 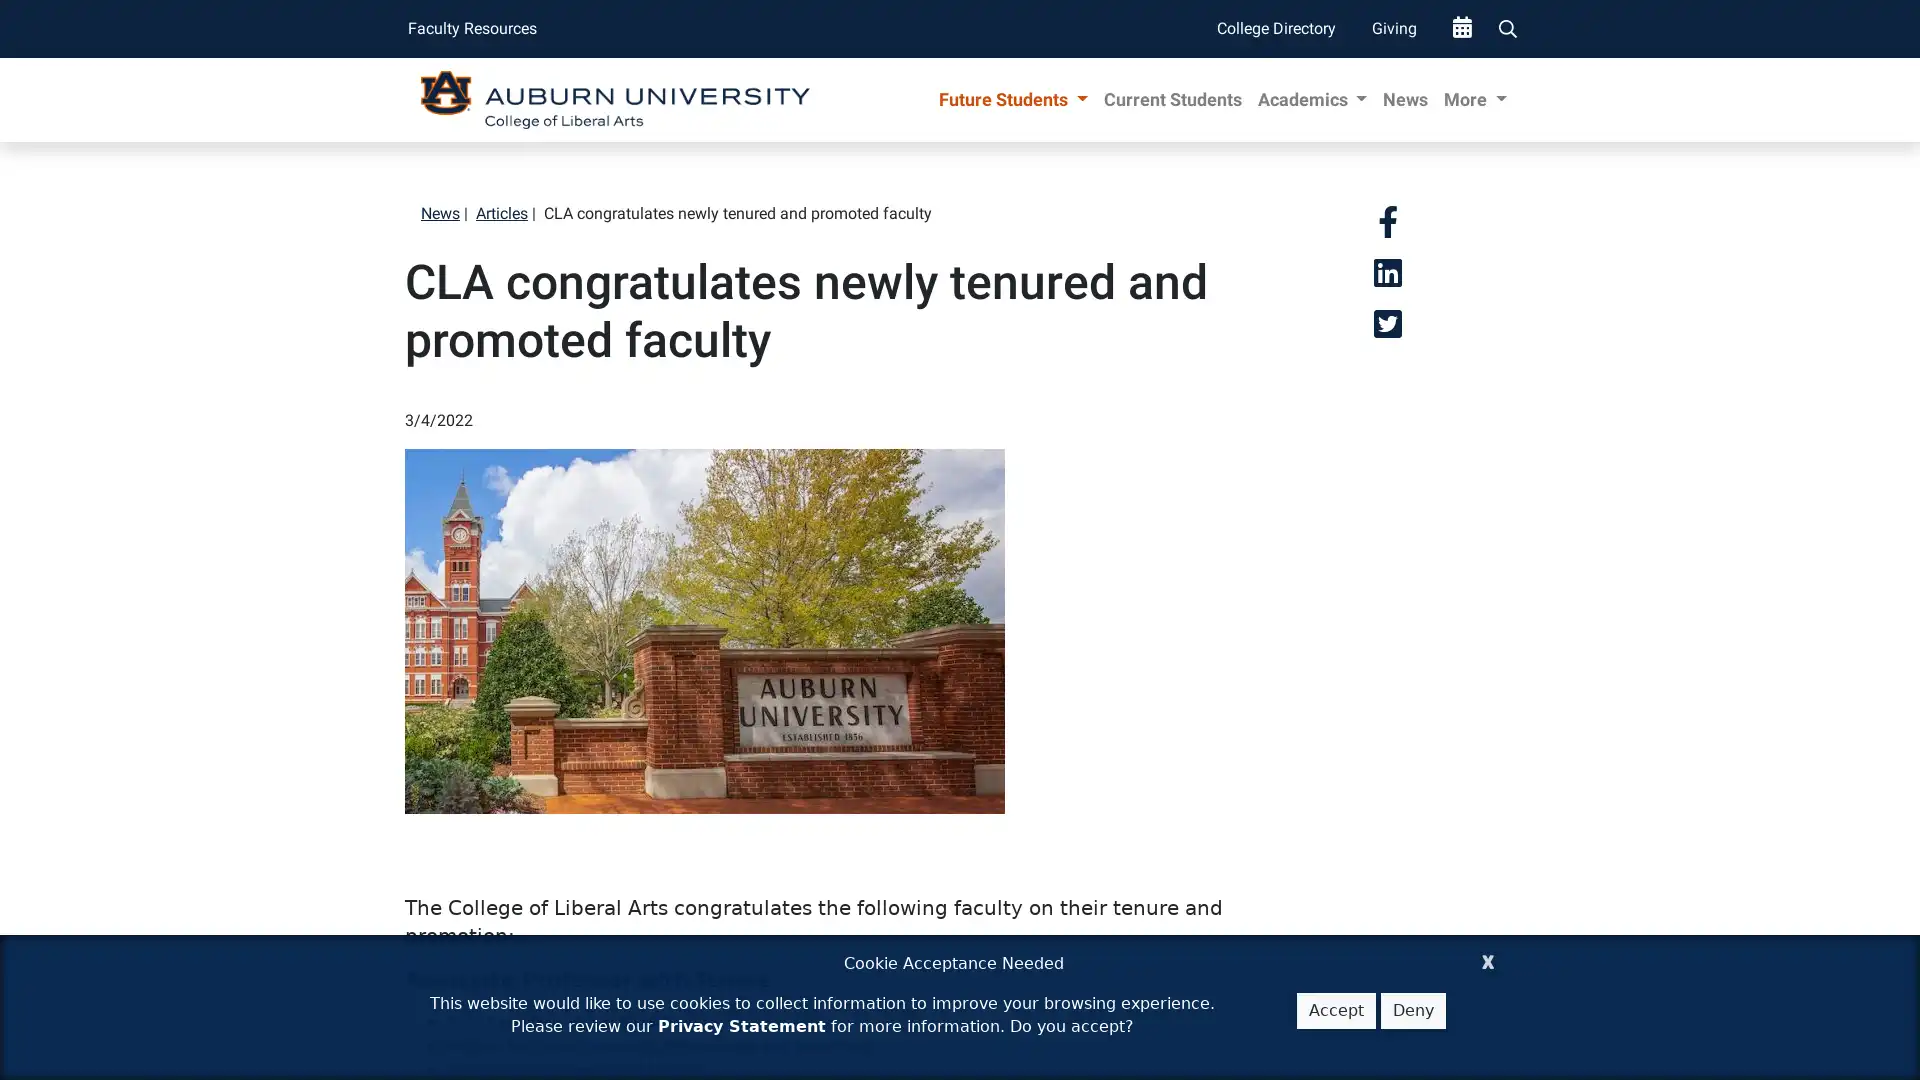 I want to click on Accept, so click(x=1336, y=1010).